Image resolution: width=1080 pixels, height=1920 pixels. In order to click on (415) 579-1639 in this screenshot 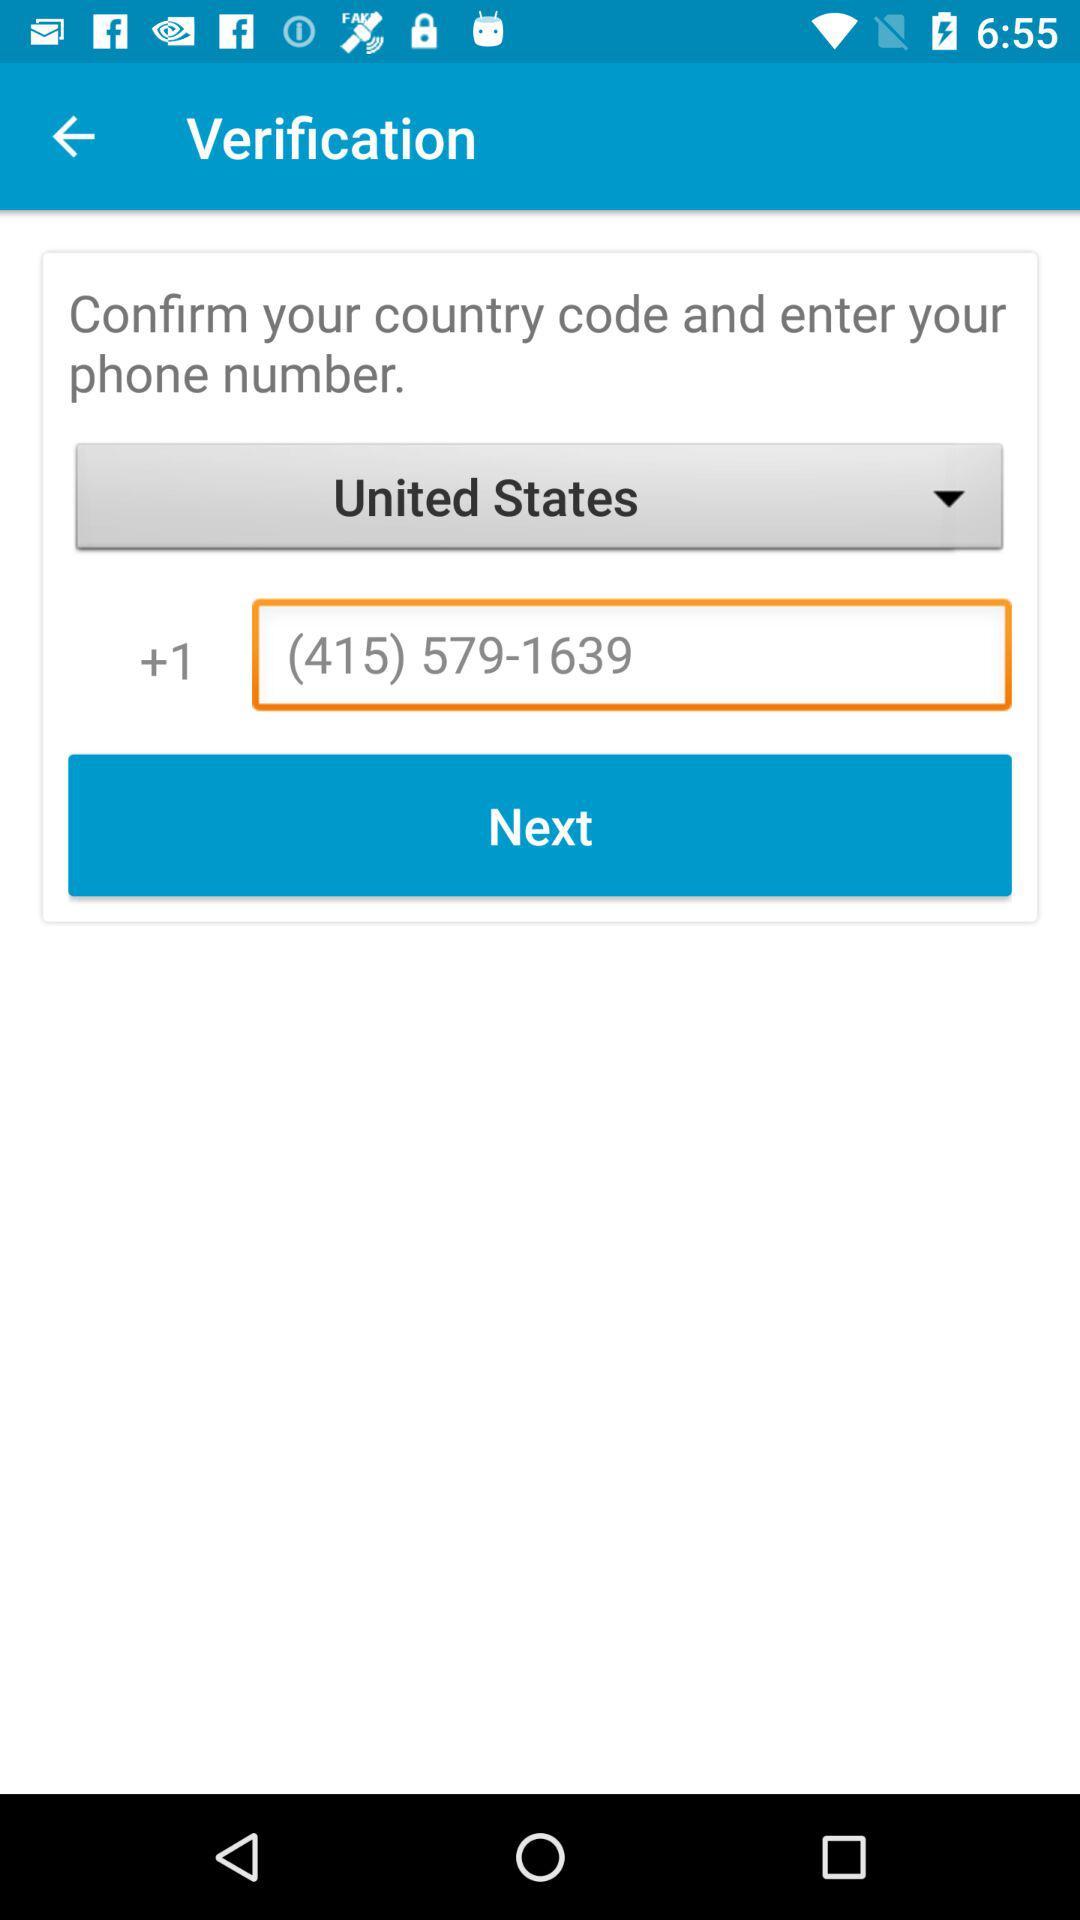, I will do `click(631, 660)`.